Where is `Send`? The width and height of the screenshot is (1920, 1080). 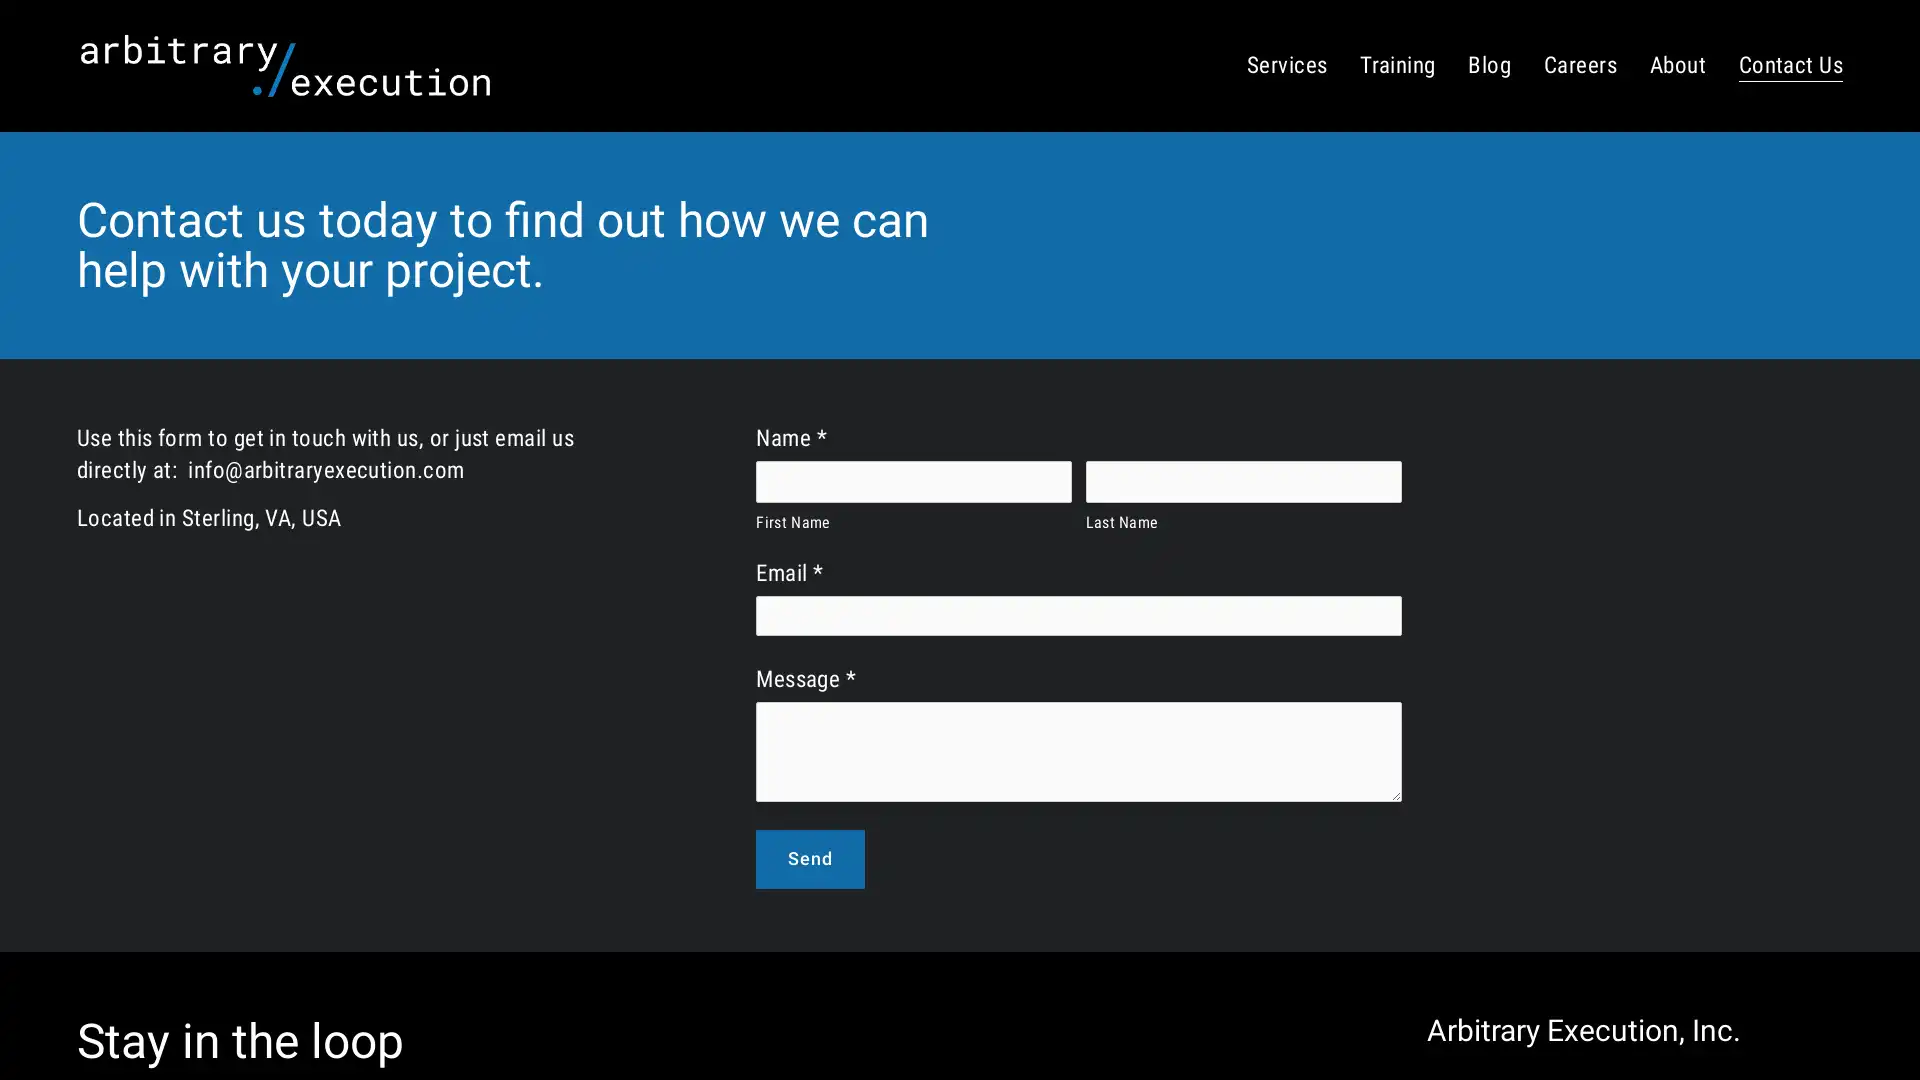
Send is located at coordinates (810, 858).